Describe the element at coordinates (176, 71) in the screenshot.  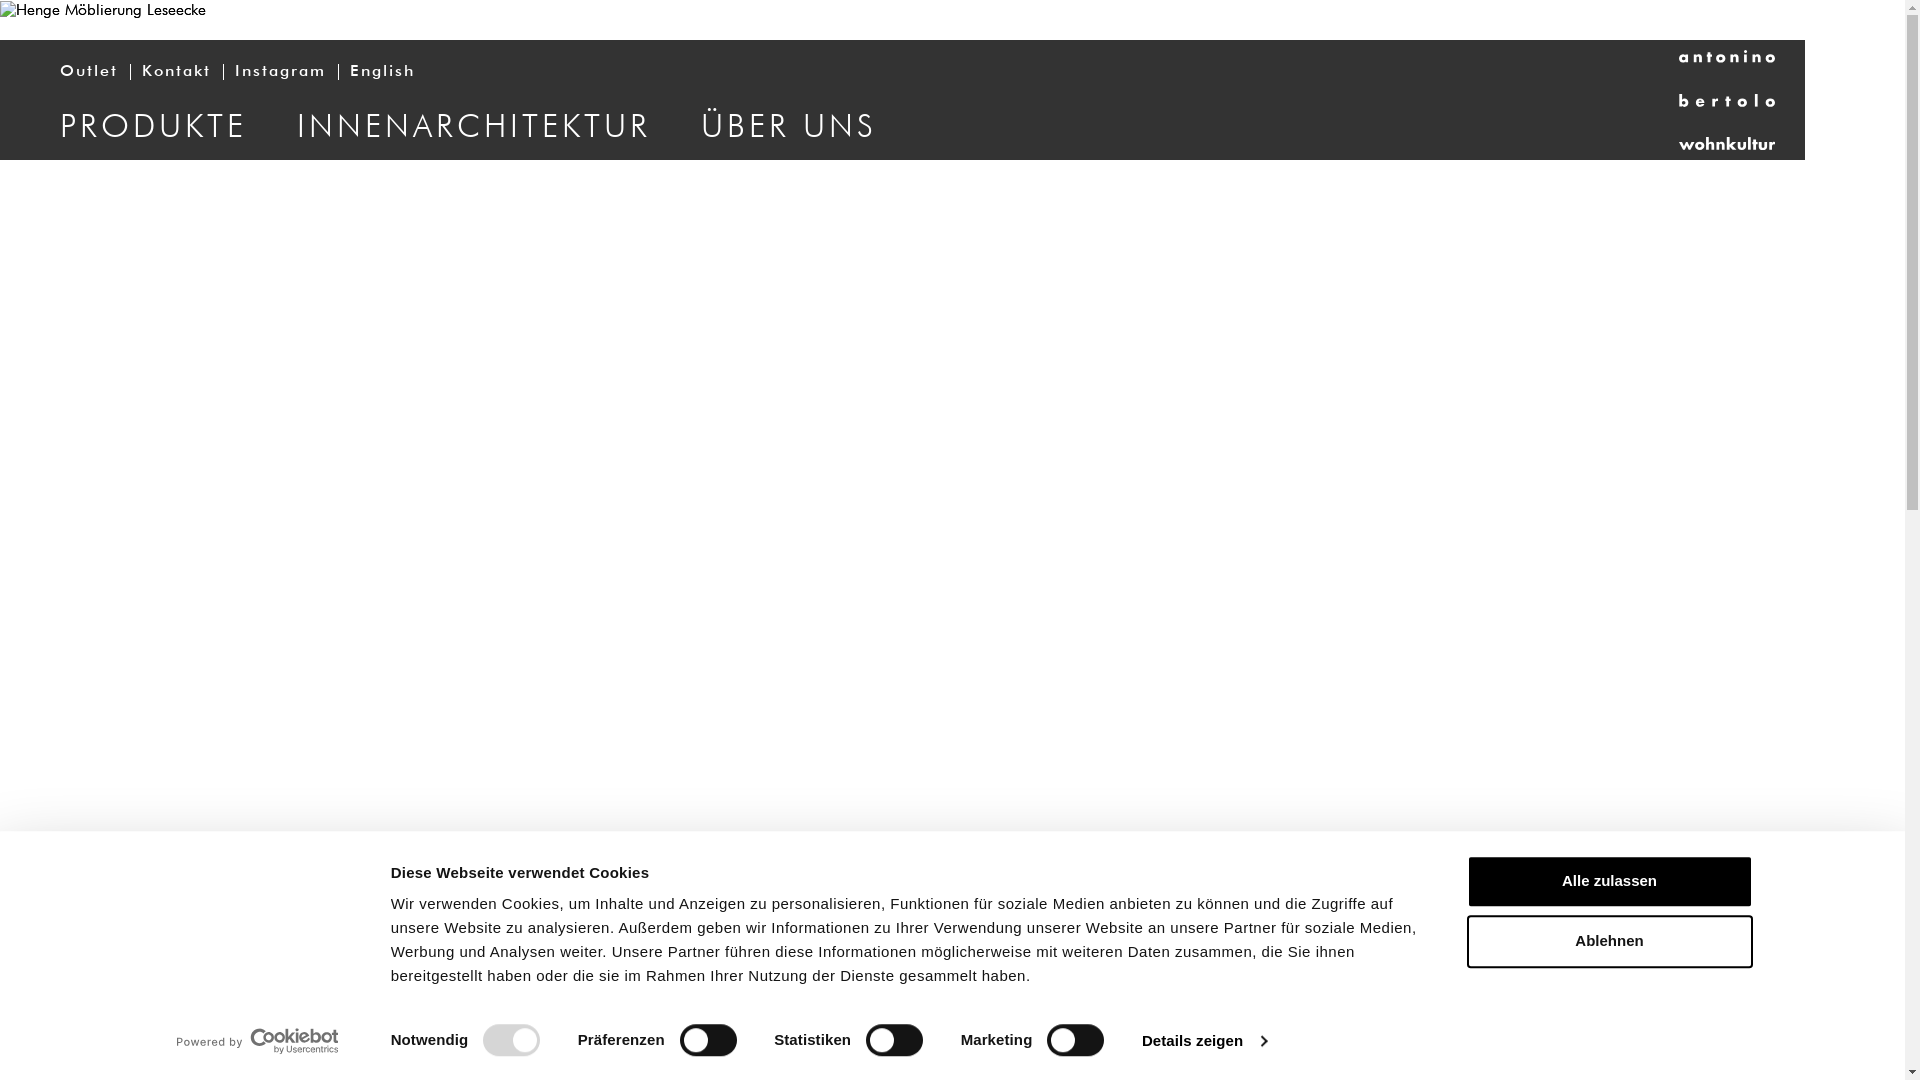
I see `'Kontakt'` at that location.